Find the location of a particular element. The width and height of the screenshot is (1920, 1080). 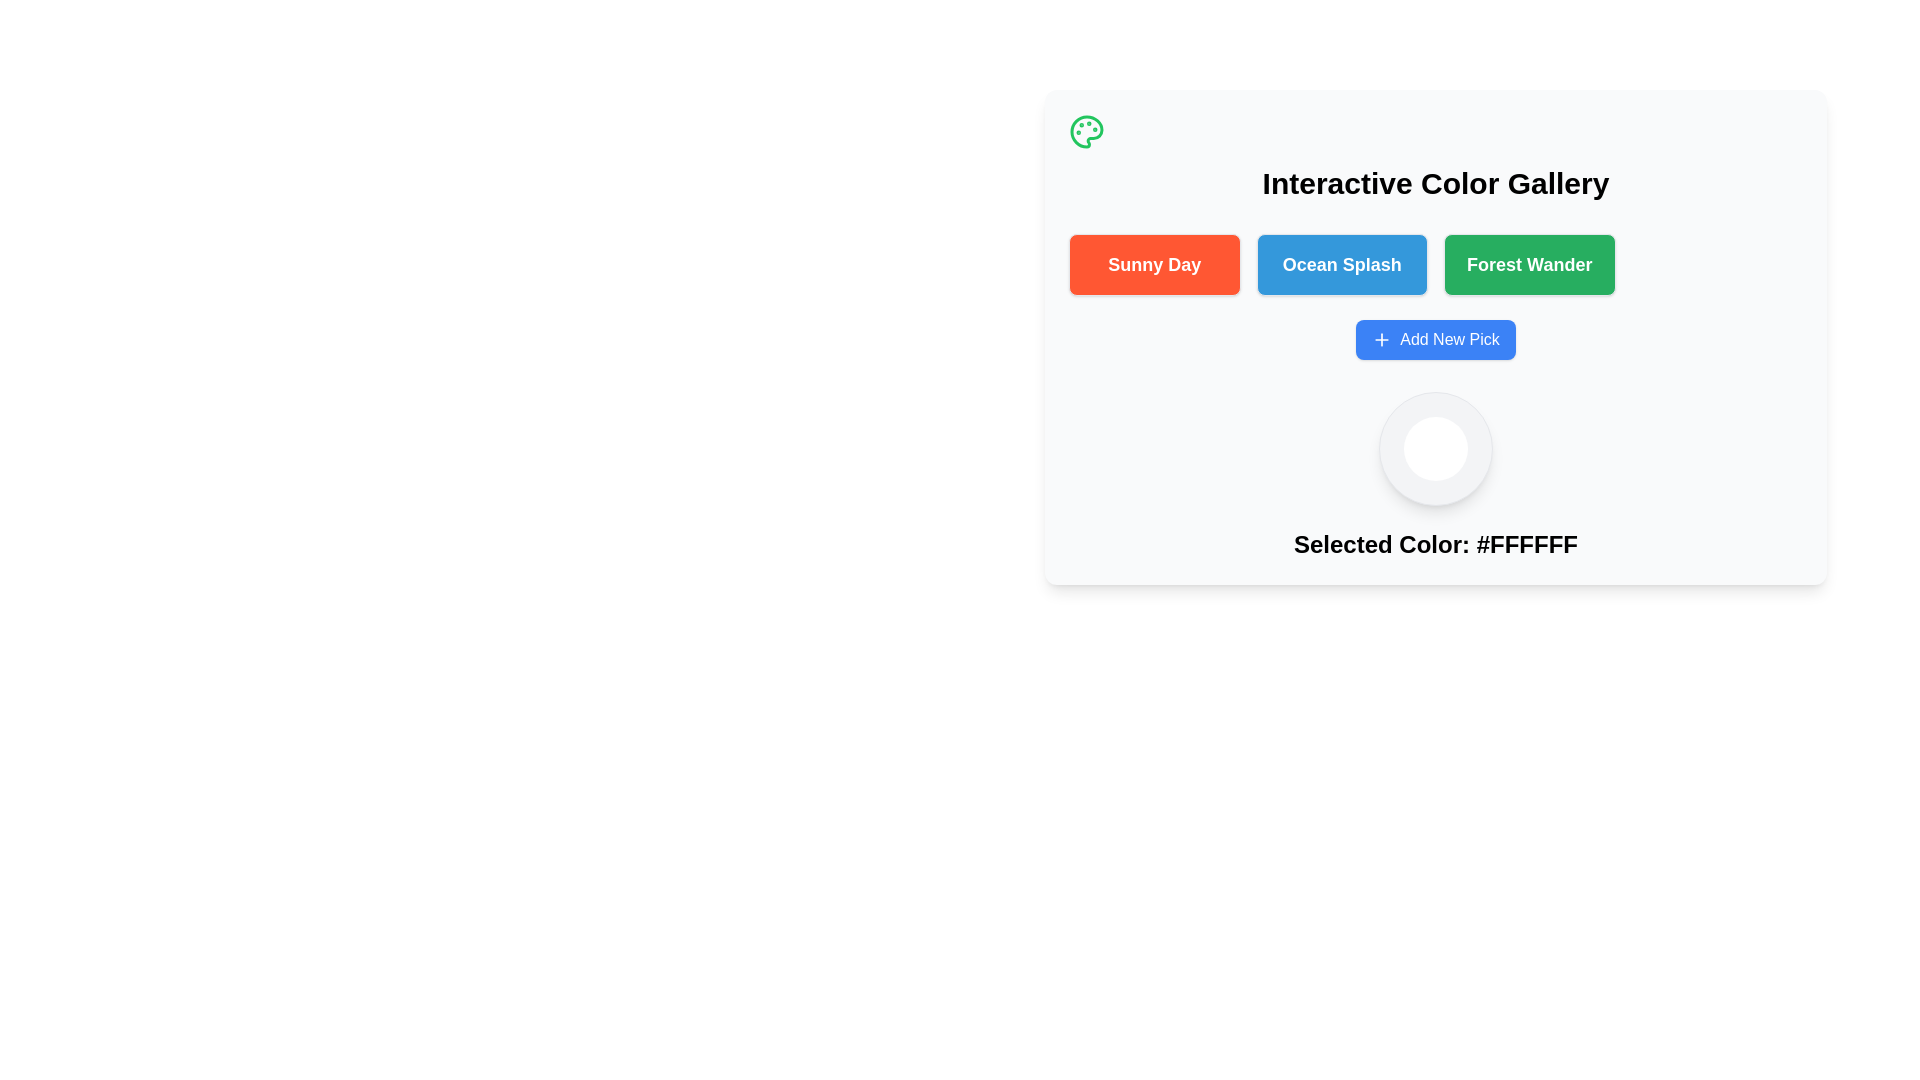

the 'Ocean Splash' button is located at coordinates (1342, 264).